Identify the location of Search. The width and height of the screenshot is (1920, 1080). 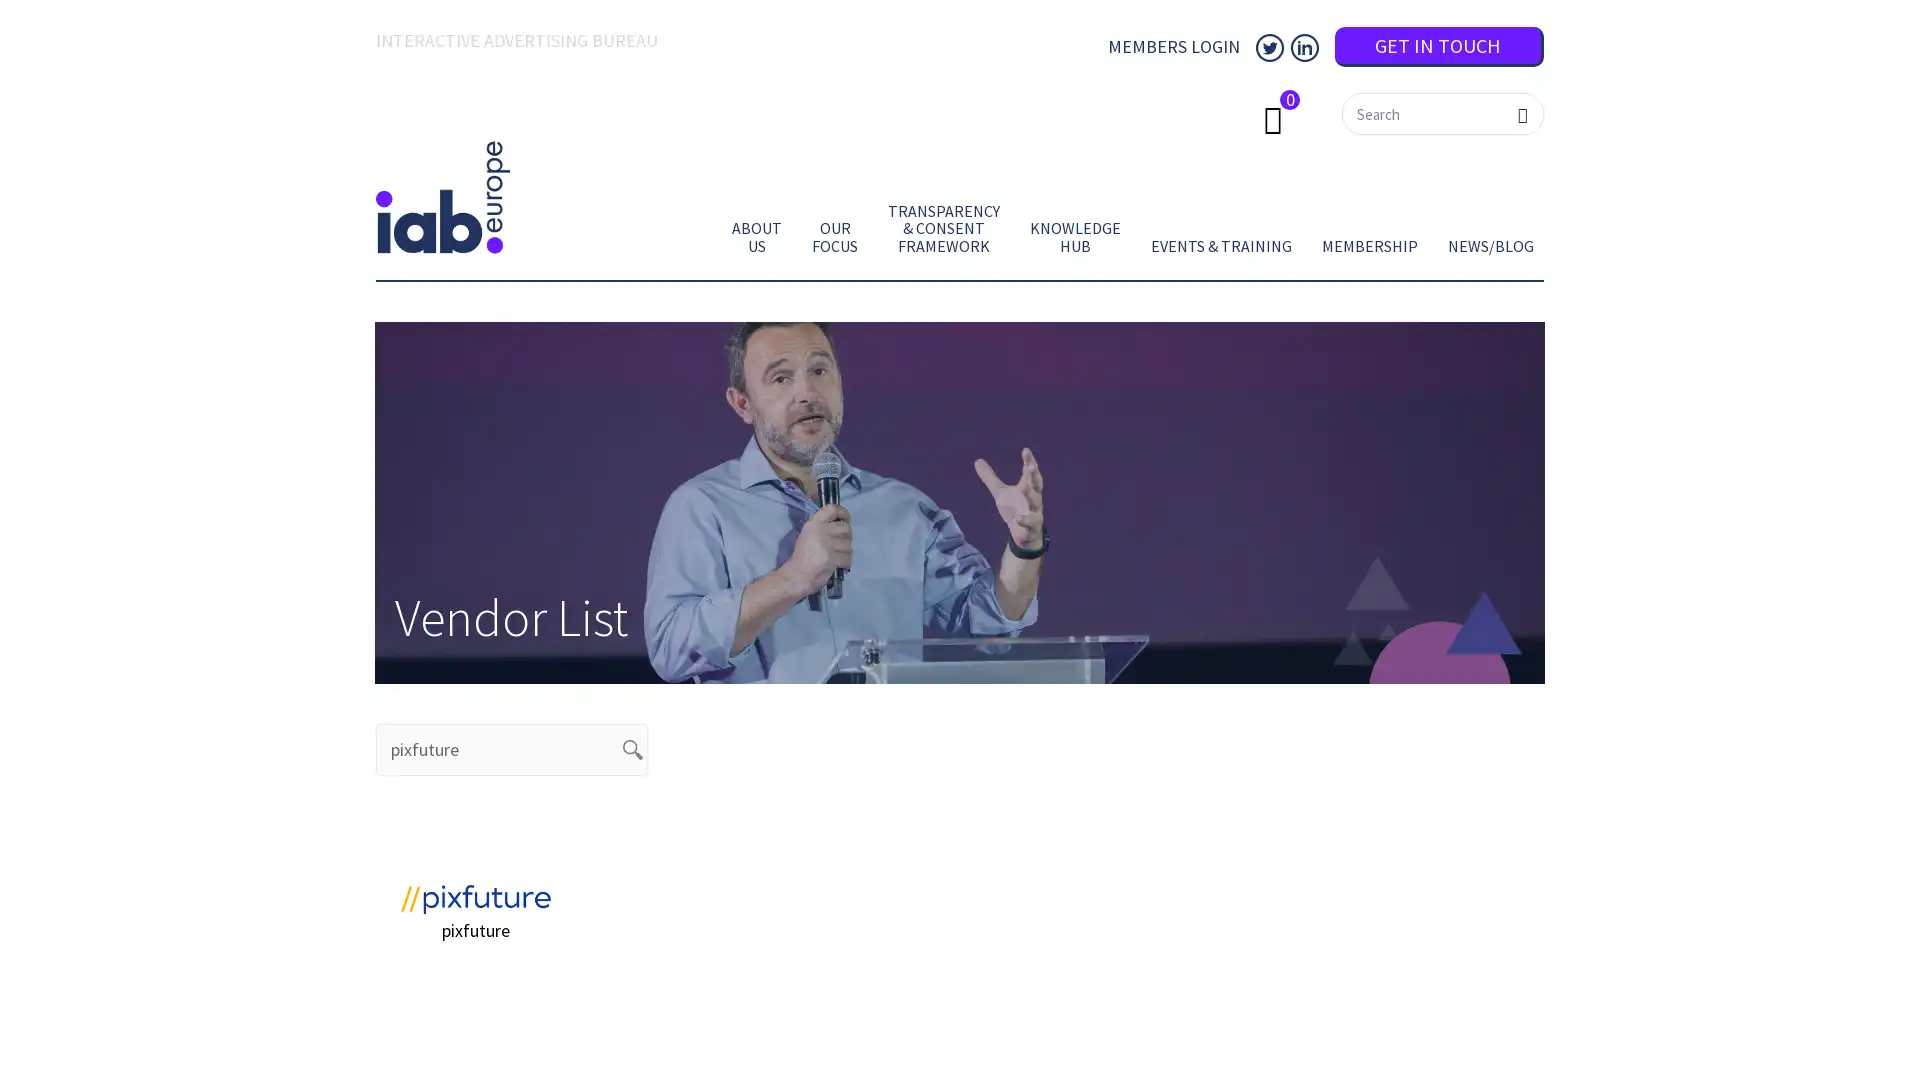
(1521, 114).